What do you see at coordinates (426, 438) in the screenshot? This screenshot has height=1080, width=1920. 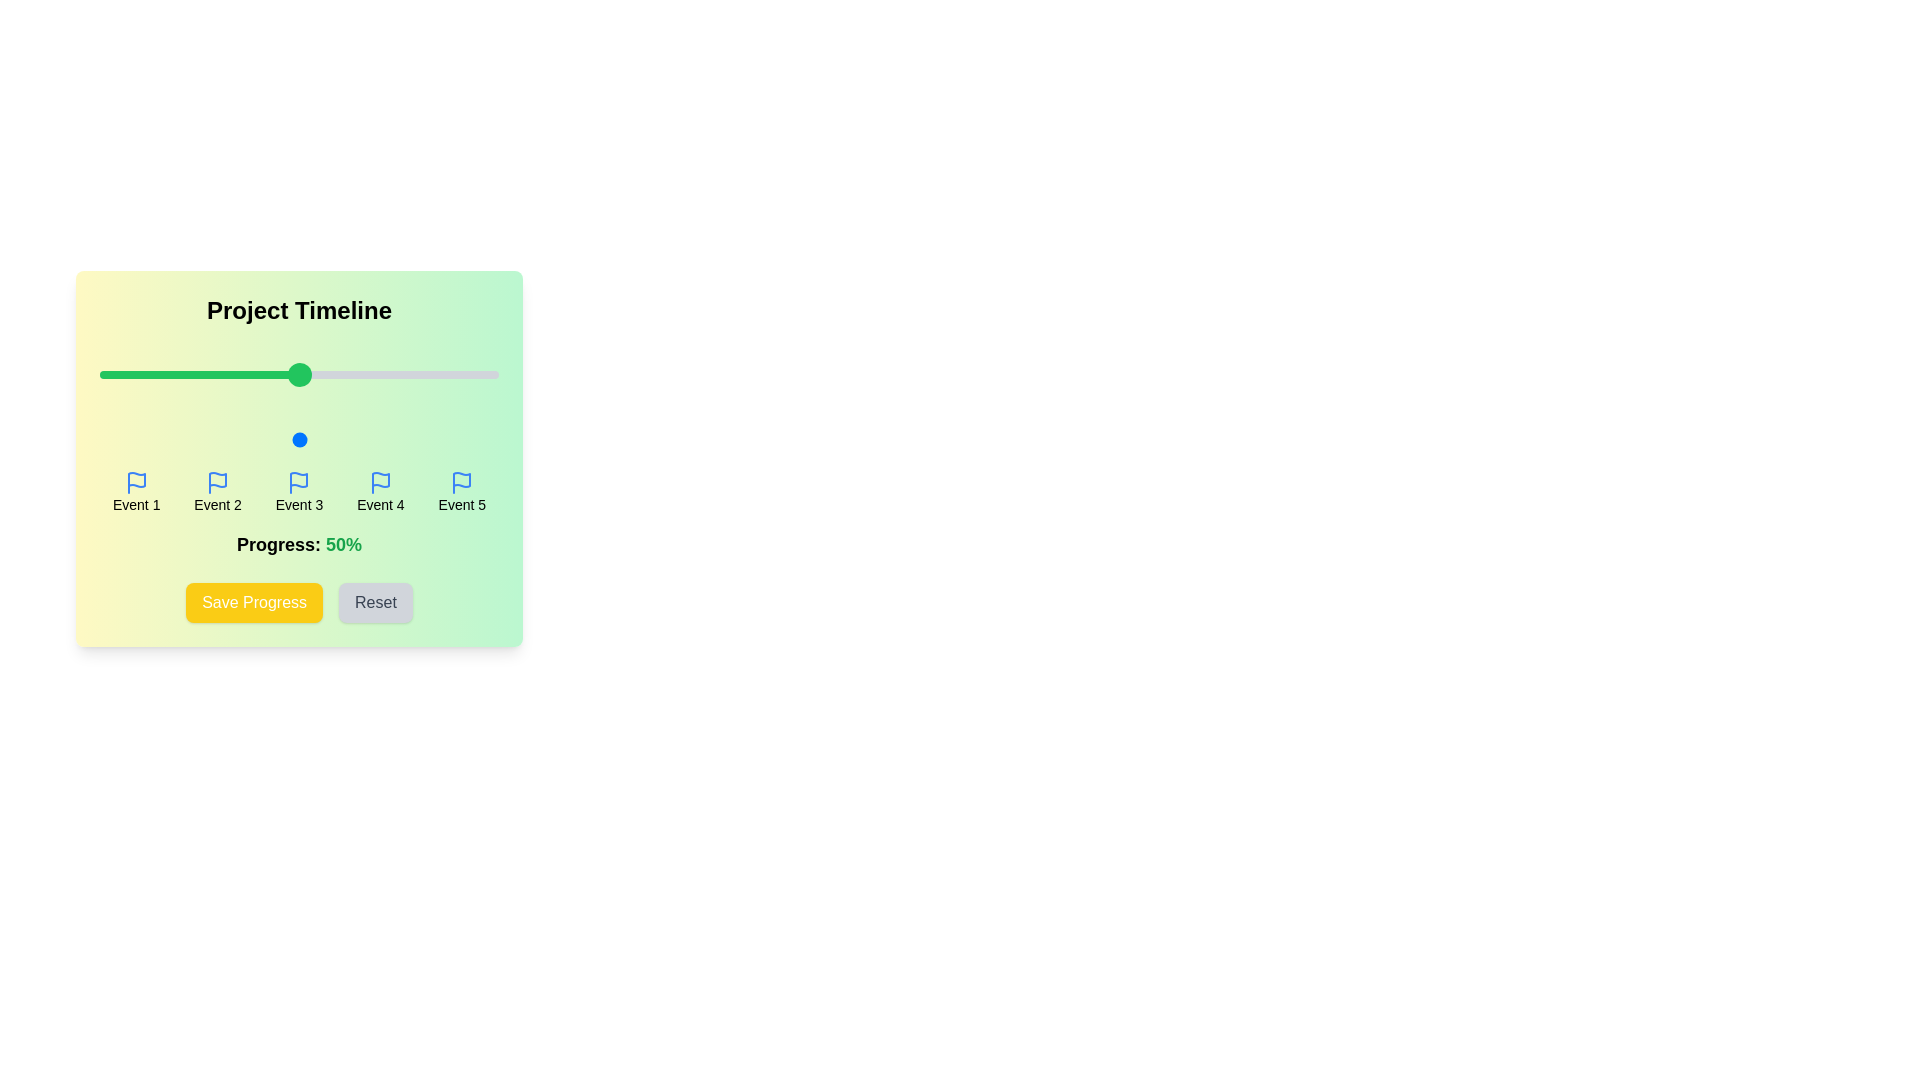 I see `the timeline progress to 82% by adjusting the slider` at bounding box center [426, 438].